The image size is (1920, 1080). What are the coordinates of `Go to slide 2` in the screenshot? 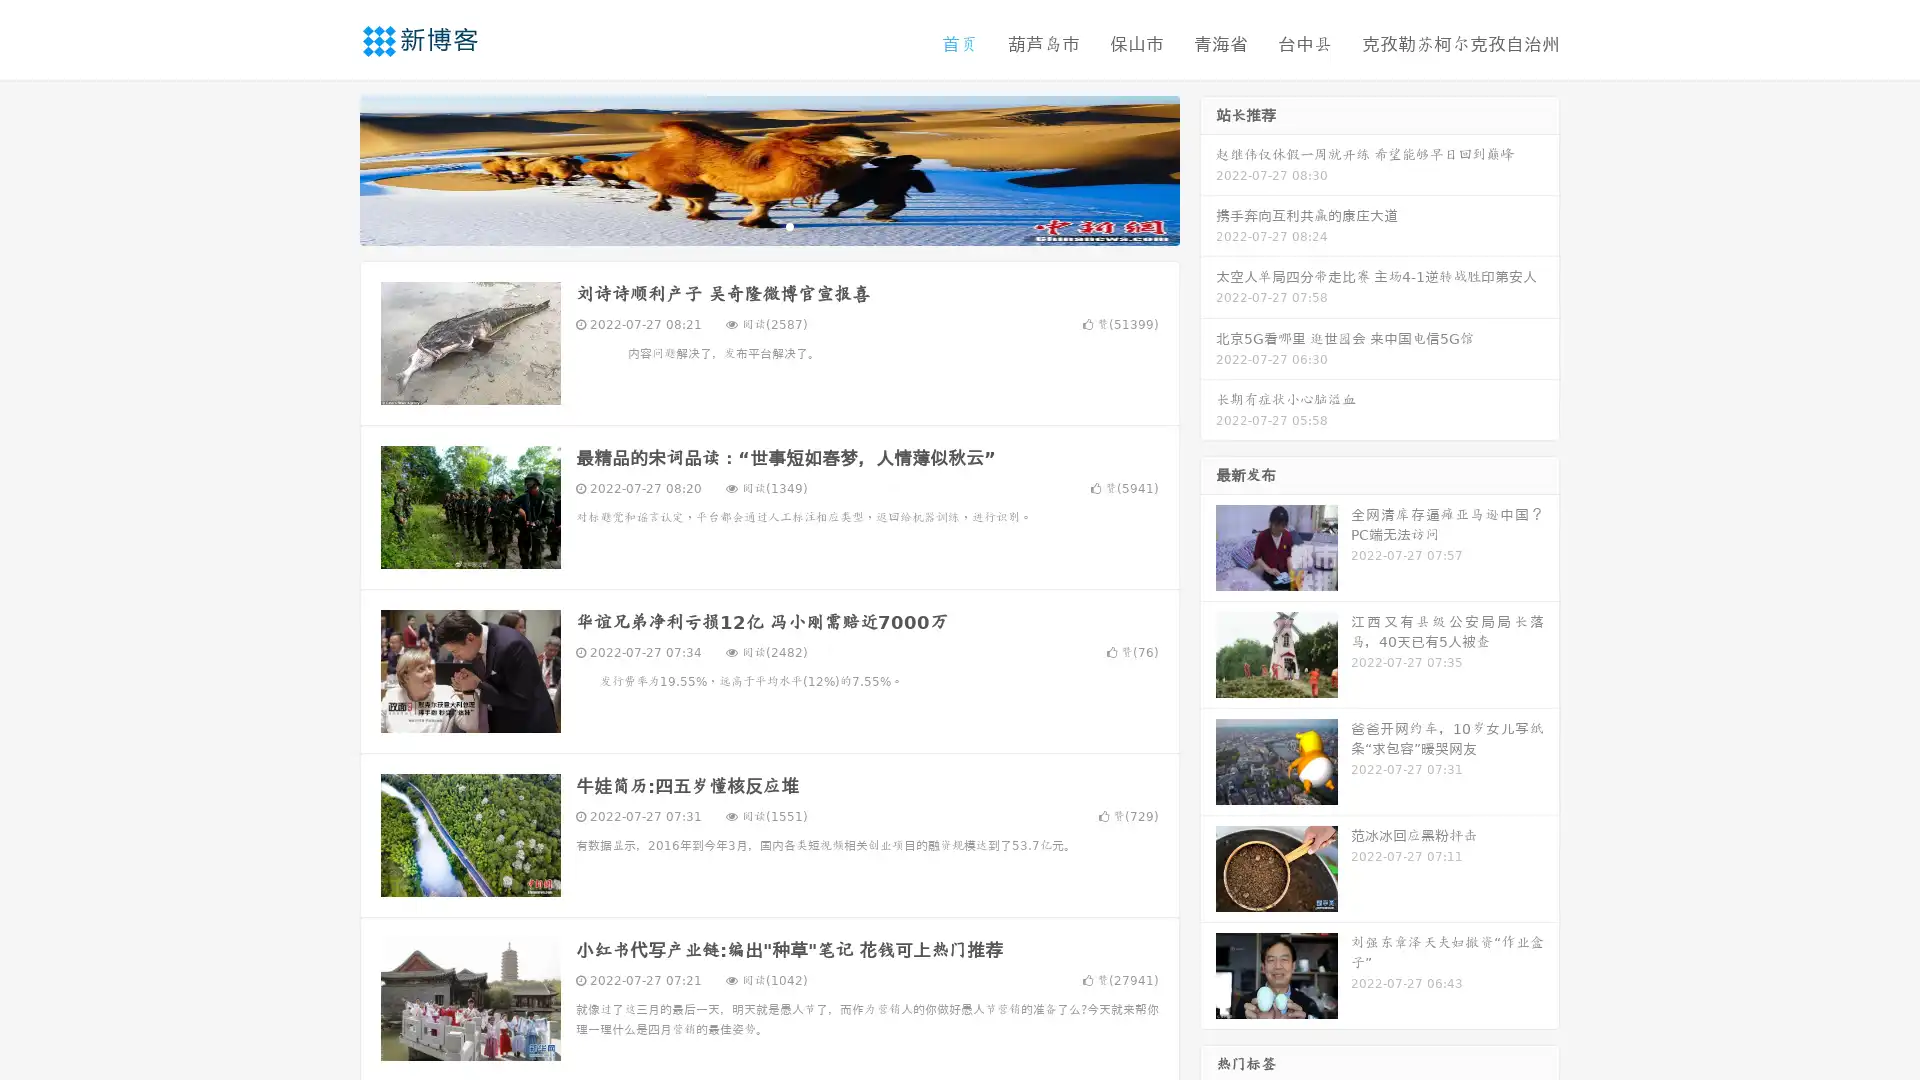 It's located at (768, 225).